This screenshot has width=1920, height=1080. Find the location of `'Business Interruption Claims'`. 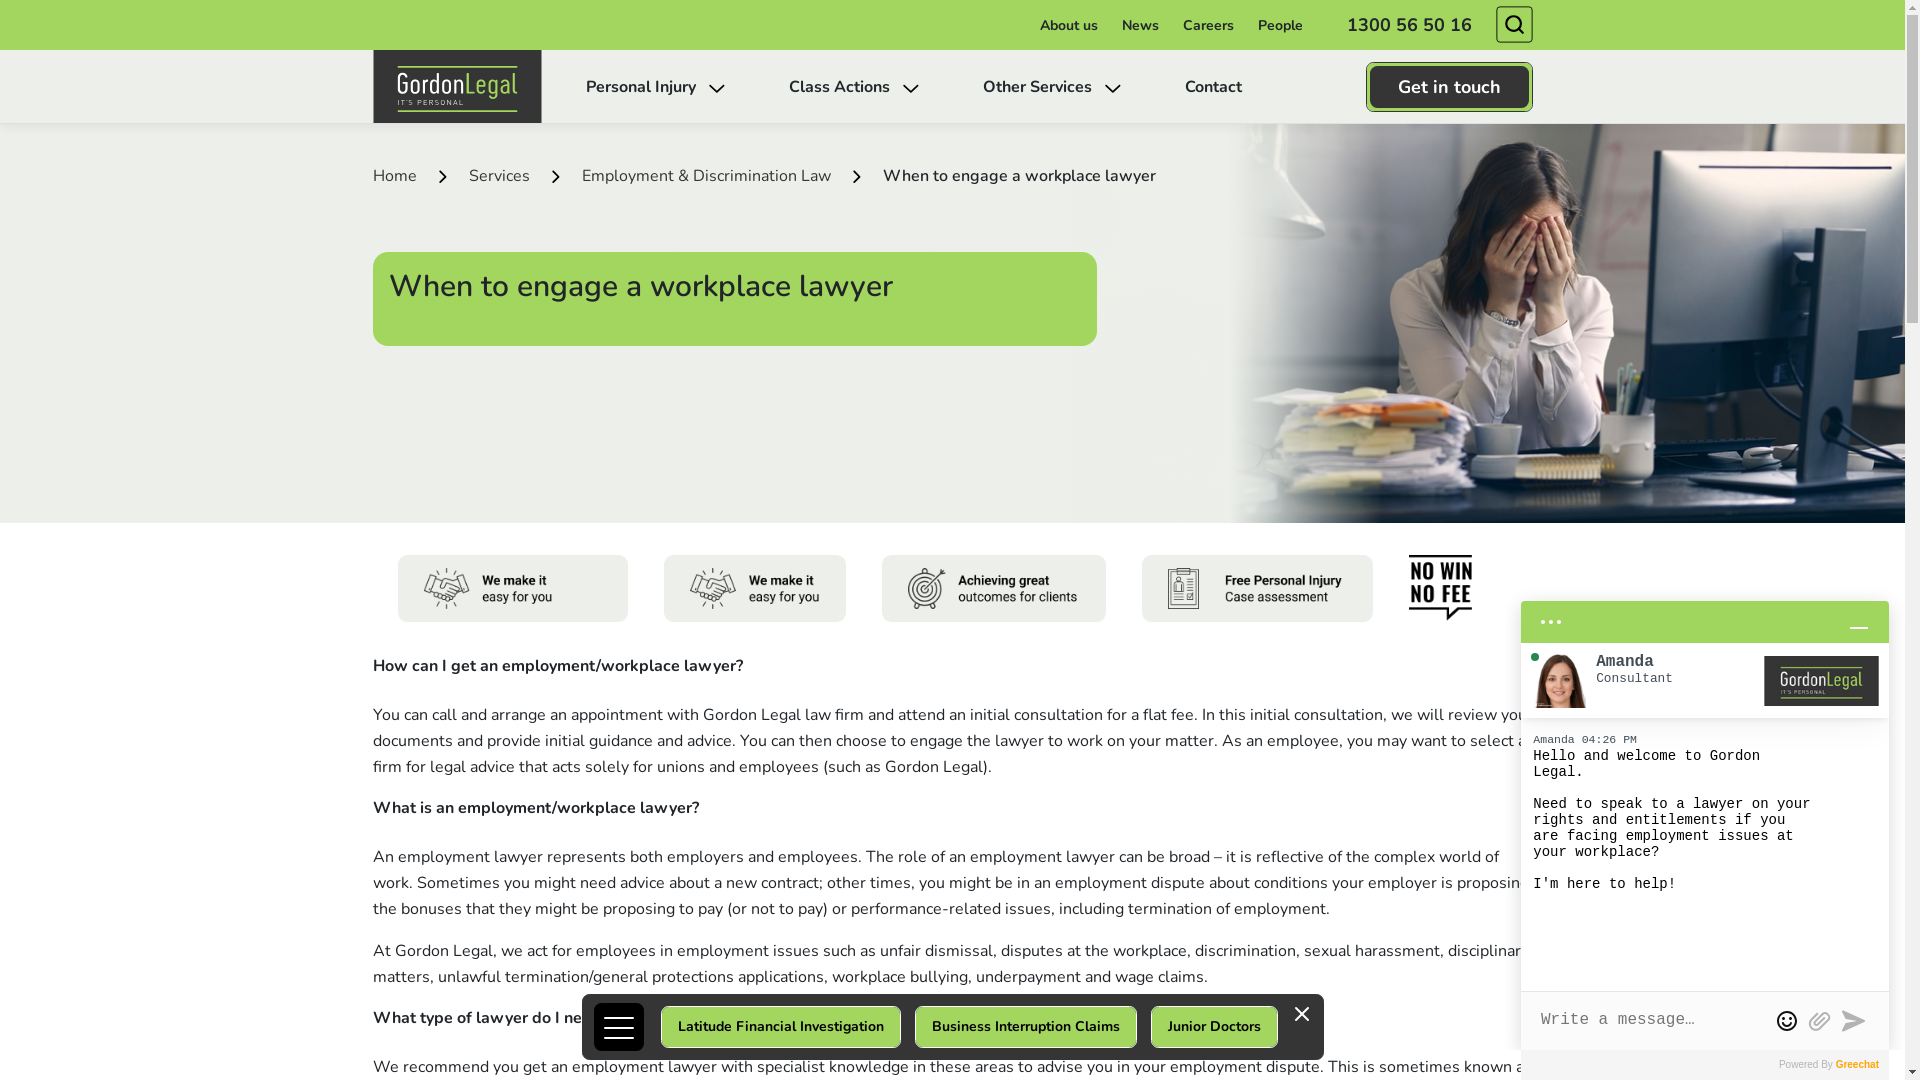

'Business Interruption Claims' is located at coordinates (914, 1026).